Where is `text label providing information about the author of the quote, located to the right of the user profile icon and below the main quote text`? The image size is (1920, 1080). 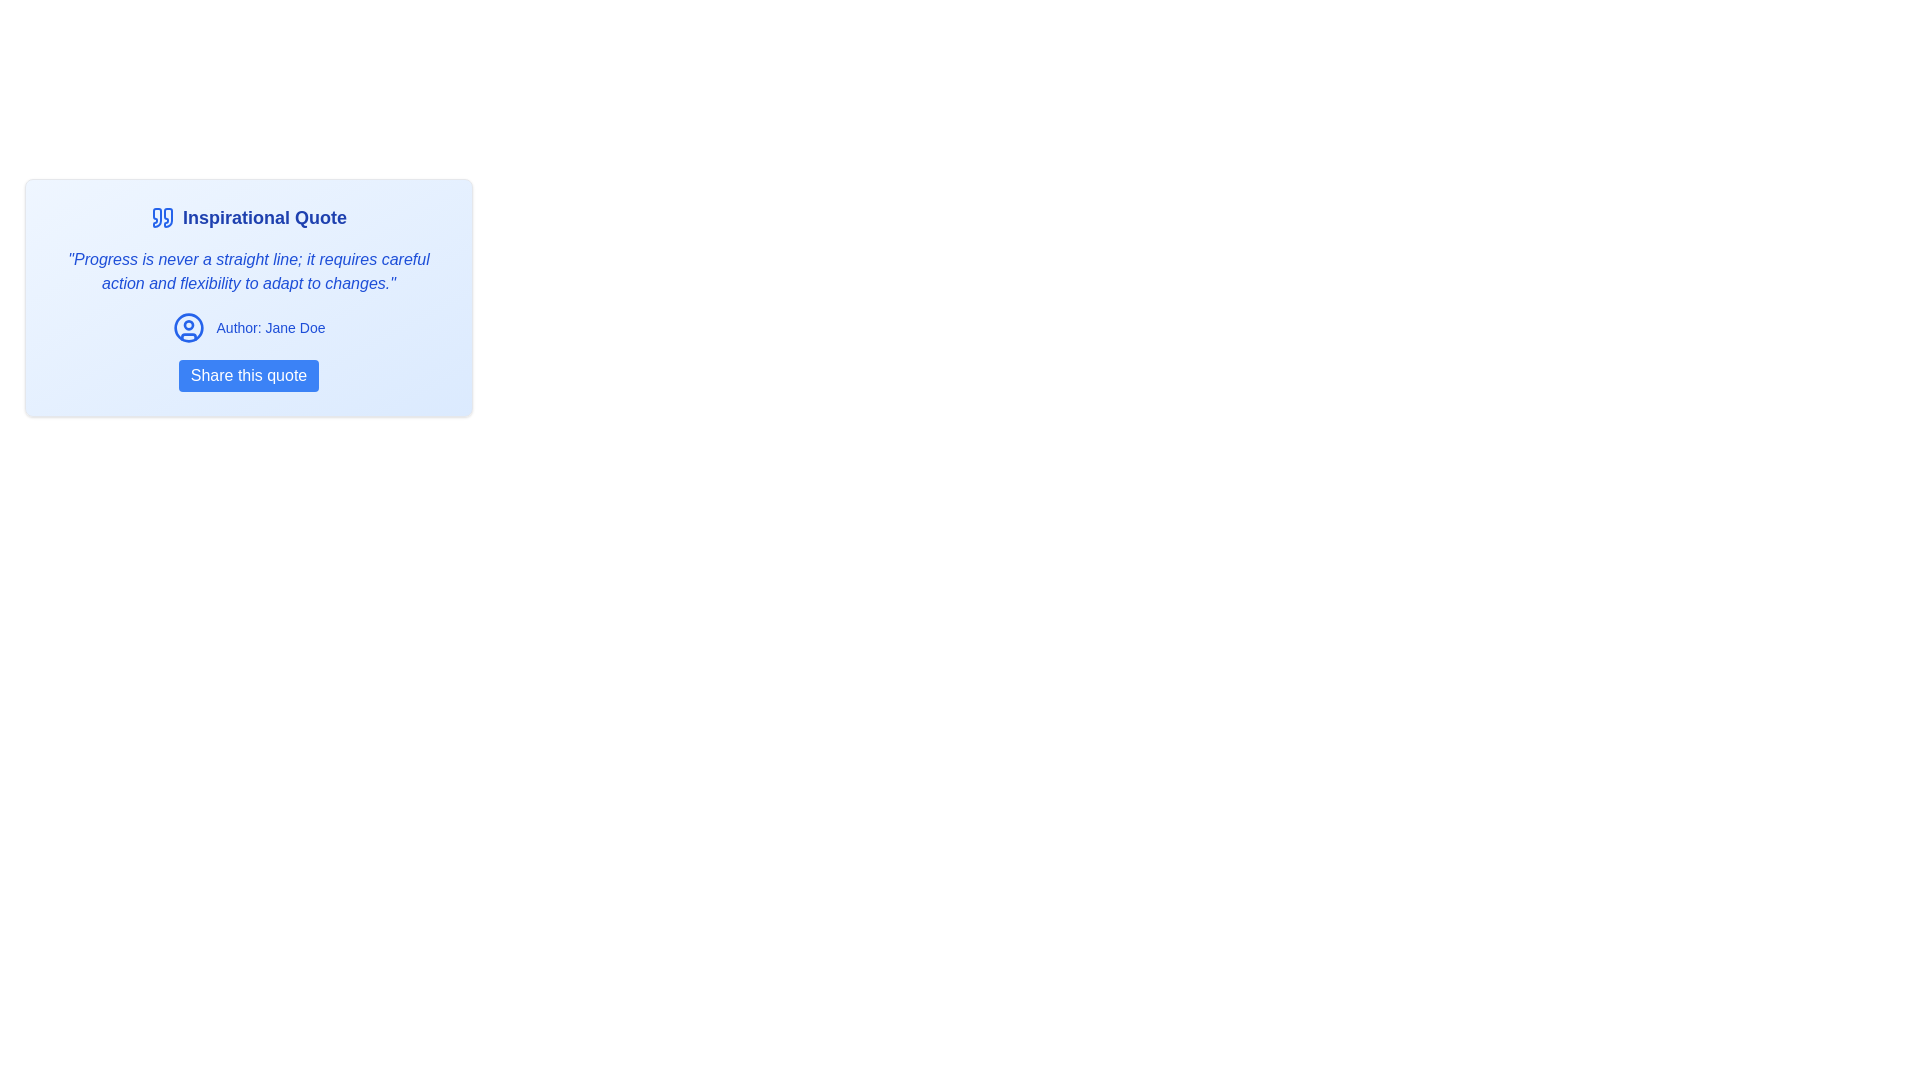 text label providing information about the author of the quote, located to the right of the user profile icon and below the main quote text is located at coordinates (269, 326).